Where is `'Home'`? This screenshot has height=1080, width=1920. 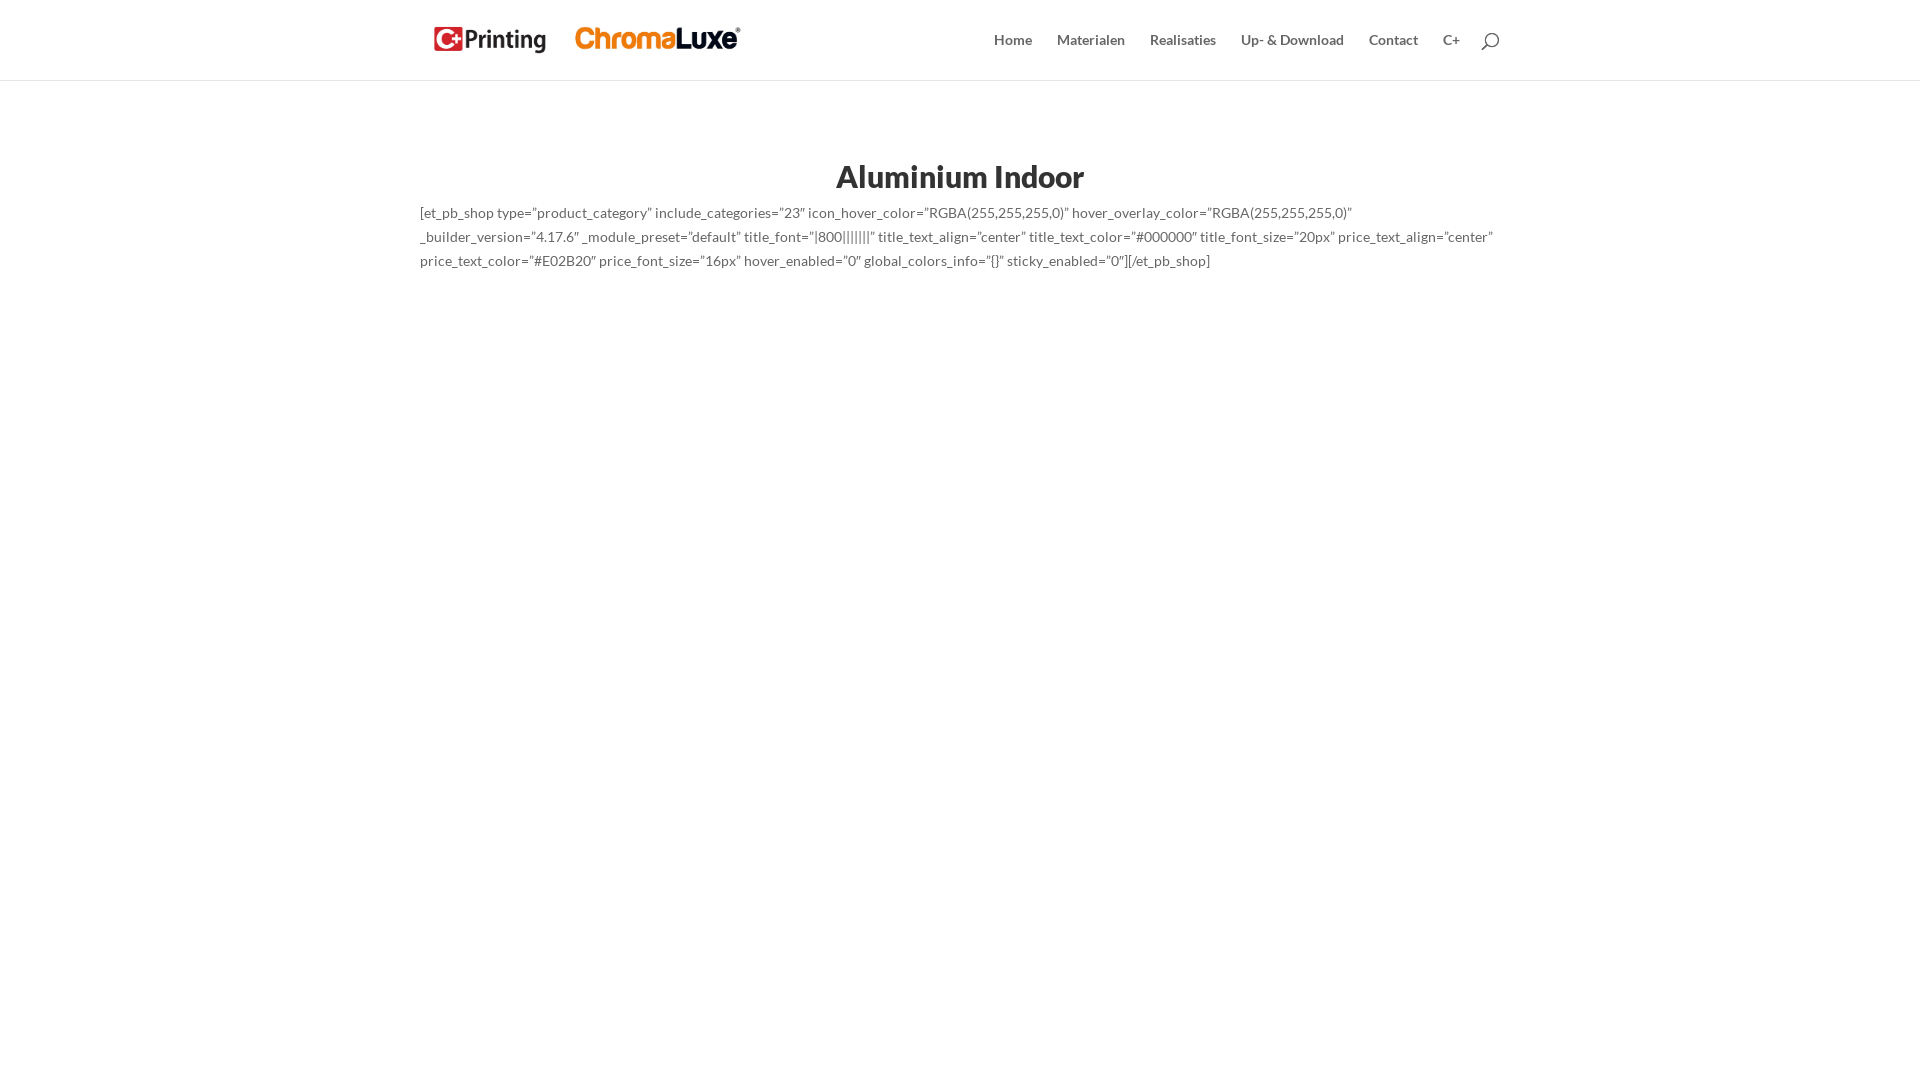
'Home' is located at coordinates (1012, 55).